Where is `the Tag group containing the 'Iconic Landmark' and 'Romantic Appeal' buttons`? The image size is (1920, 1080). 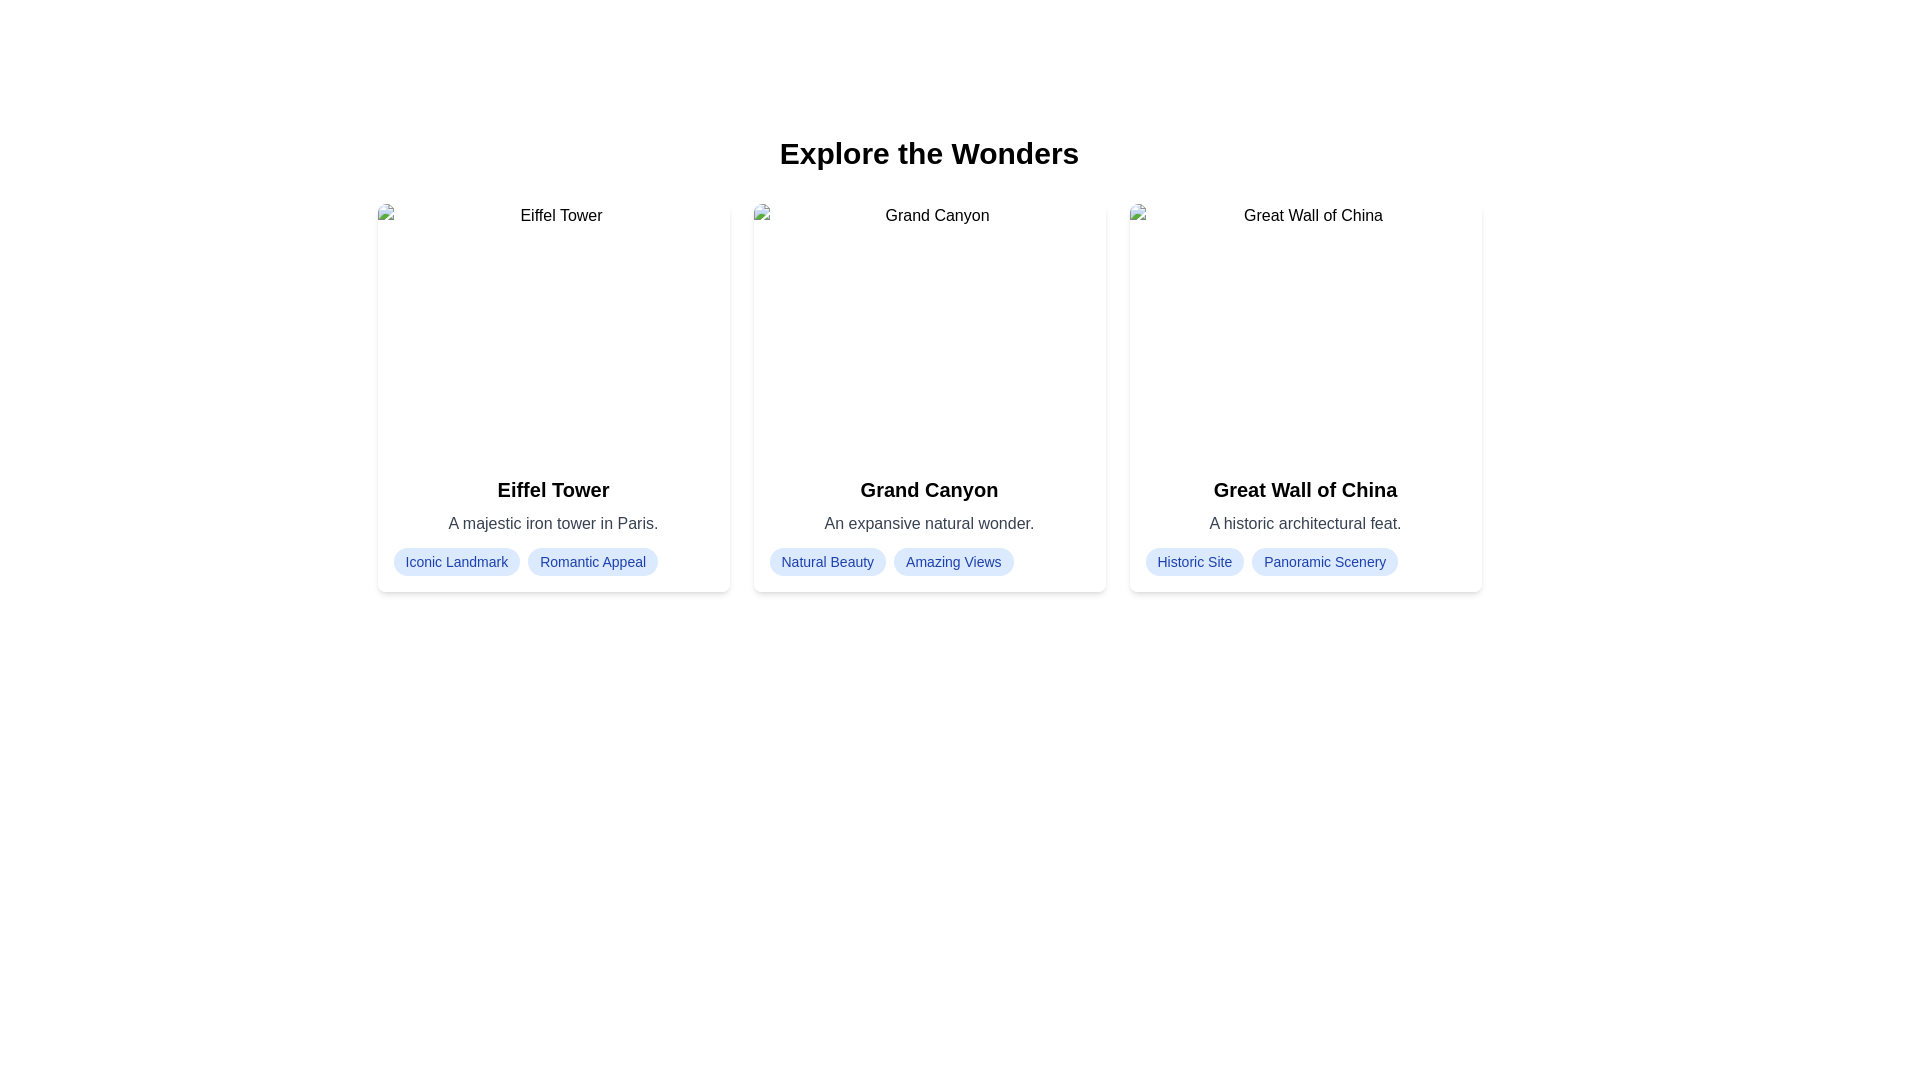 the Tag group containing the 'Iconic Landmark' and 'Romantic Appeal' buttons is located at coordinates (553, 562).